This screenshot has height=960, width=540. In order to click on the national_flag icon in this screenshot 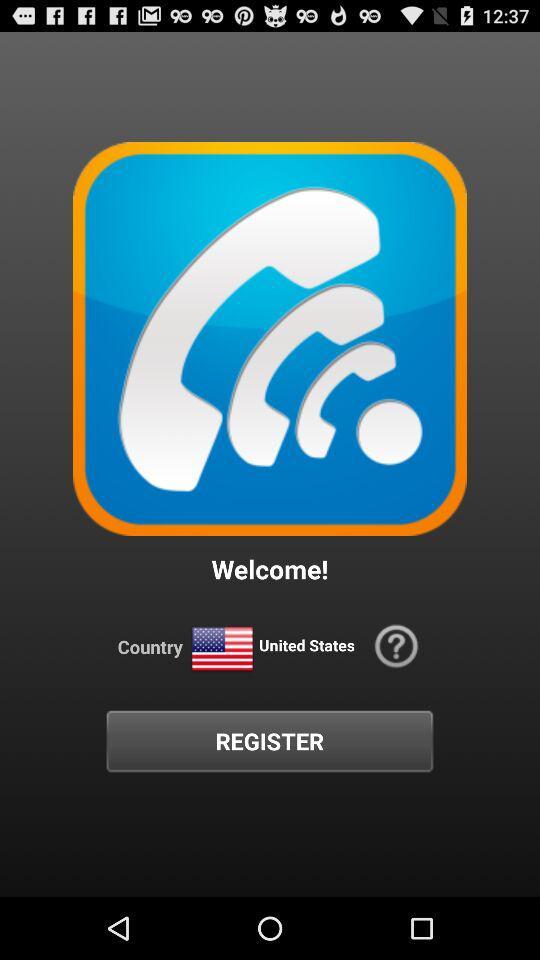, I will do `click(221, 695)`.